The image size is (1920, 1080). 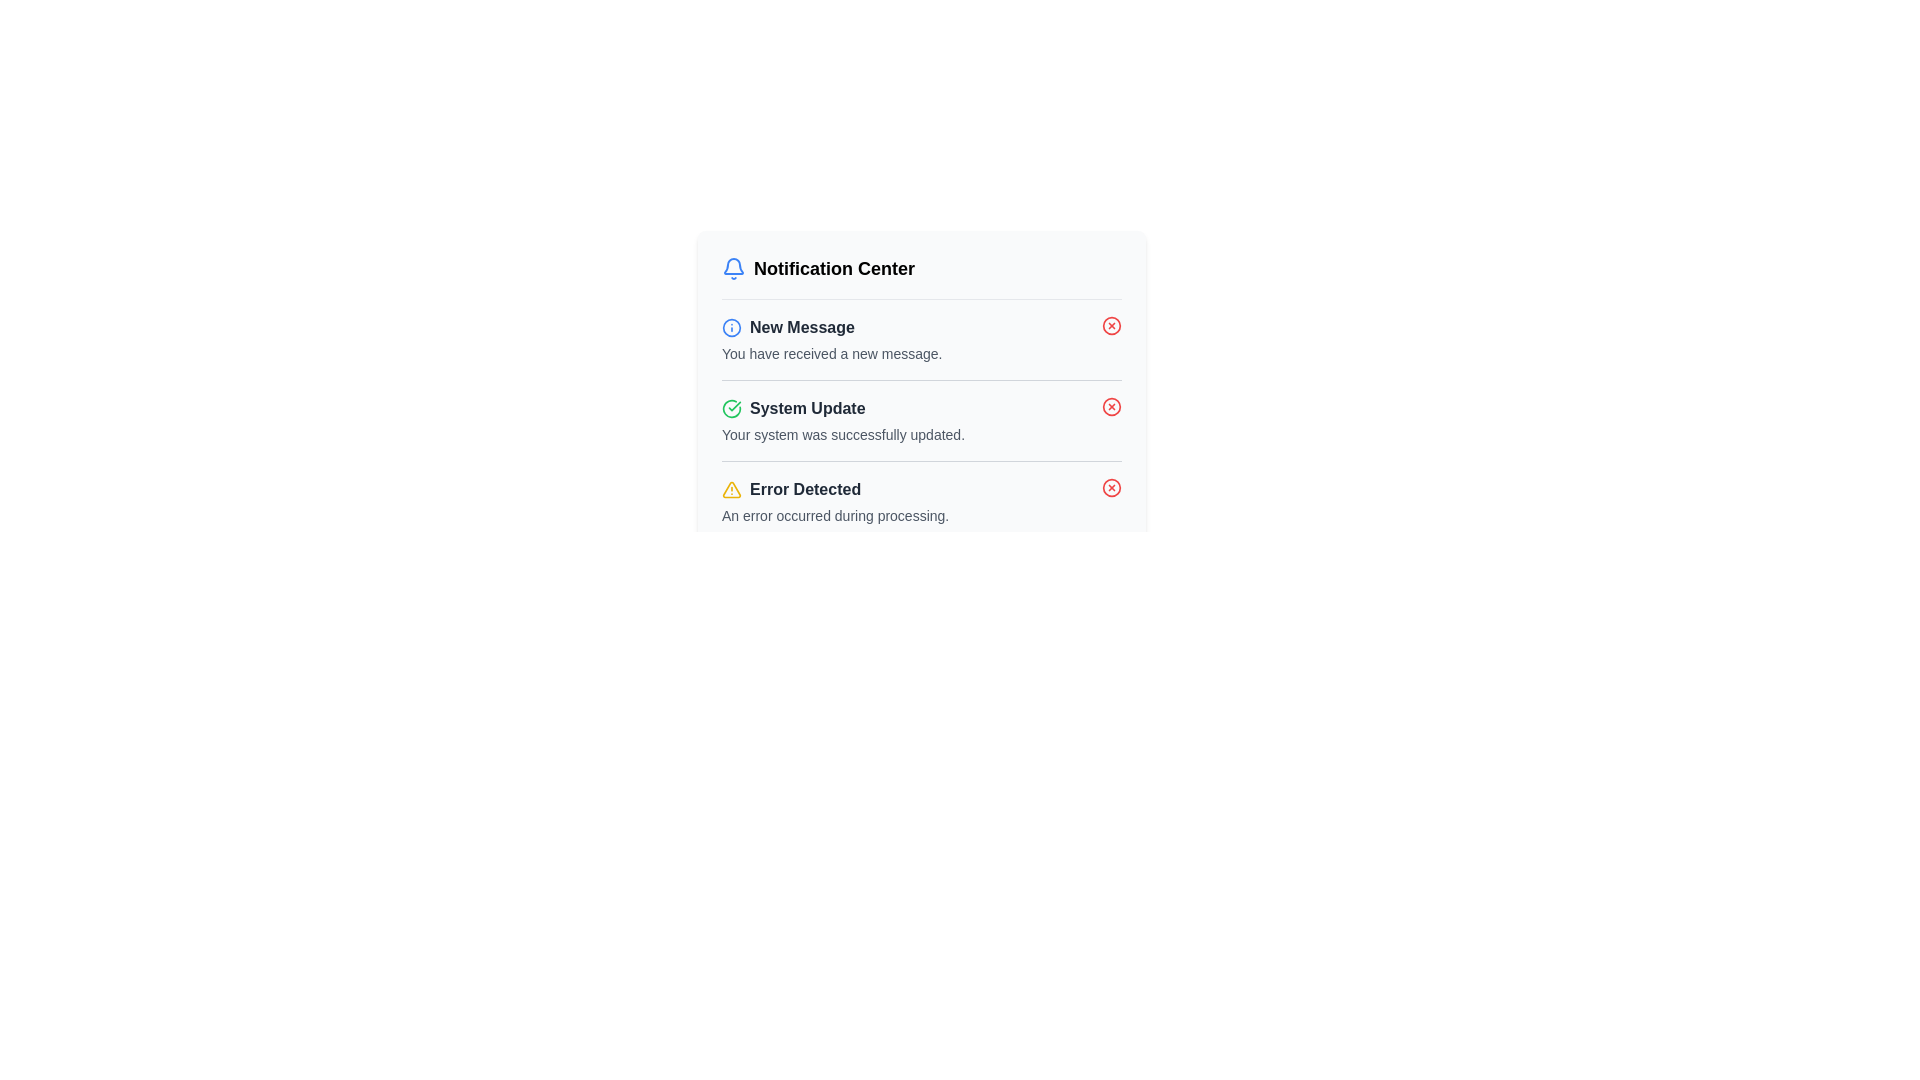 I want to click on the red circled cross icon button adjacent to the label 'Error Detected', so click(x=1111, y=488).